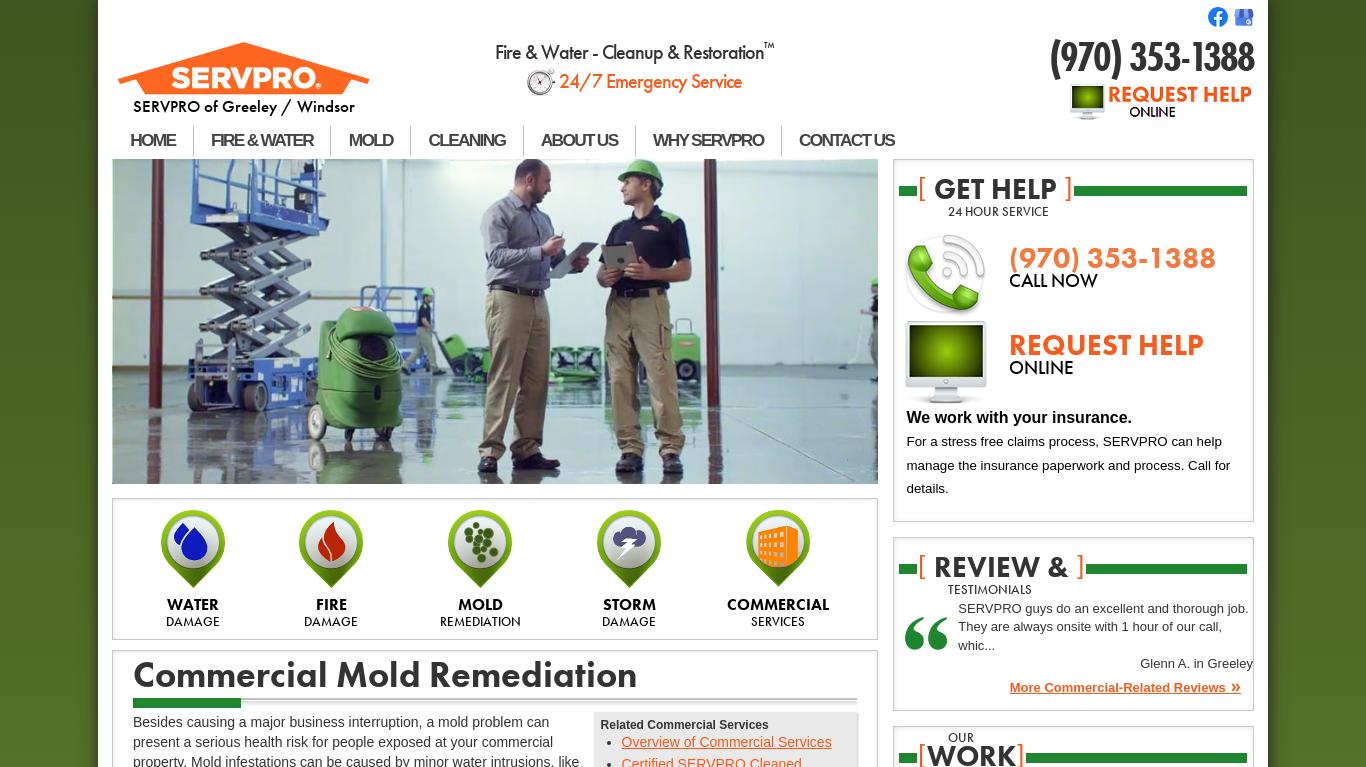 The height and width of the screenshot is (767, 1366). What do you see at coordinates (1195, 663) in the screenshot?
I see `'Glenn A. in Greeley'` at bounding box center [1195, 663].